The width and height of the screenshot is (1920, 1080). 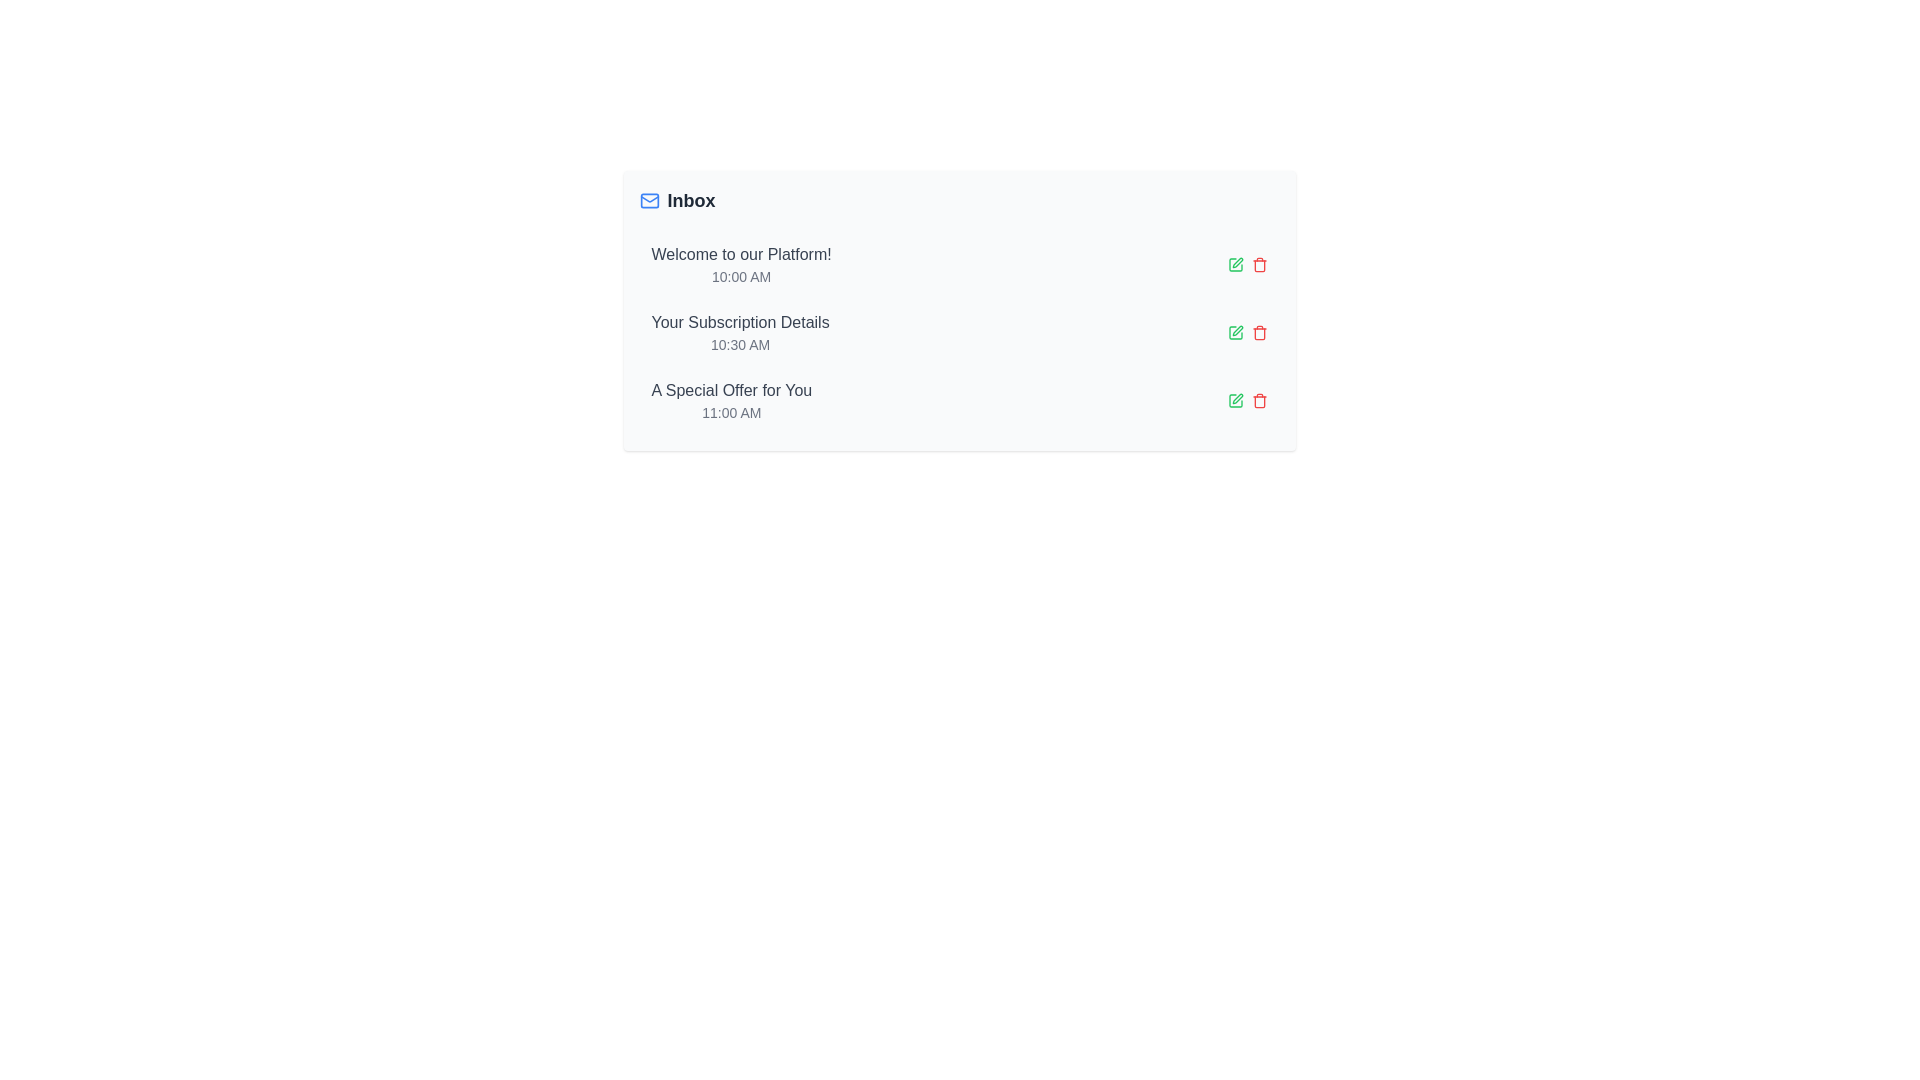 What do you see at coordinates (958, 401) in the screenshot?
I see `the third interactive list item that serves as a notification about a special offer` at bounding box center [958, 401].